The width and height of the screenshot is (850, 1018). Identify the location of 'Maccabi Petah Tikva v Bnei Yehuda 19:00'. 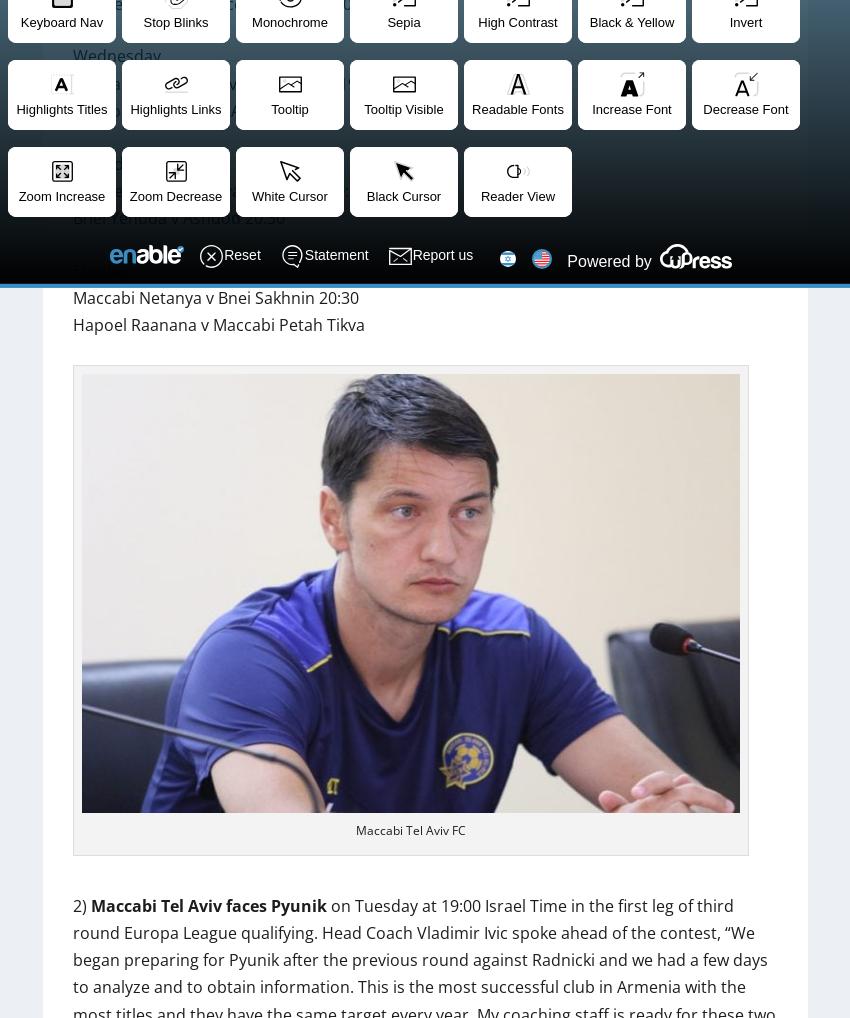
(71, 82).